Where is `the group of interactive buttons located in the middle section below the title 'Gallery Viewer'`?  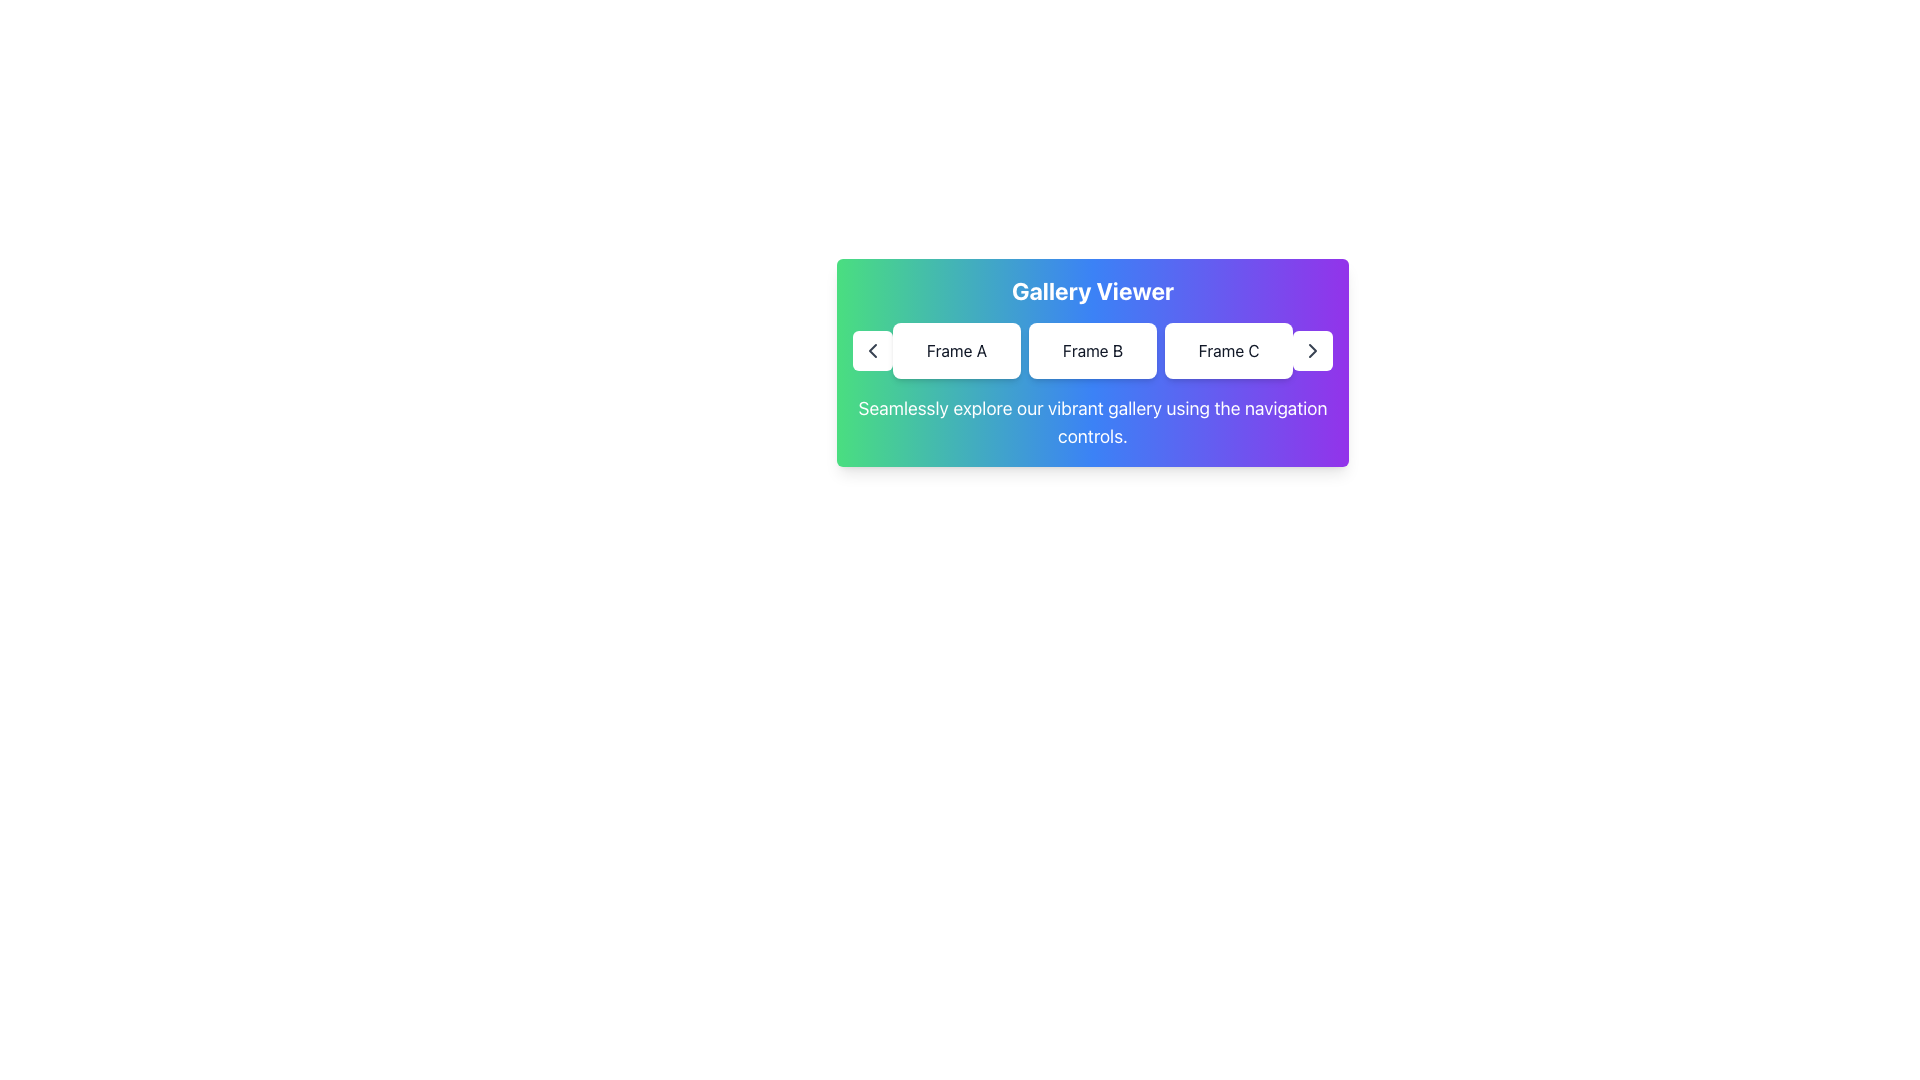
the group of interactive buttons located in the middle section below the title 'Gallery Viewer' is located at coordinates (1092, 350).